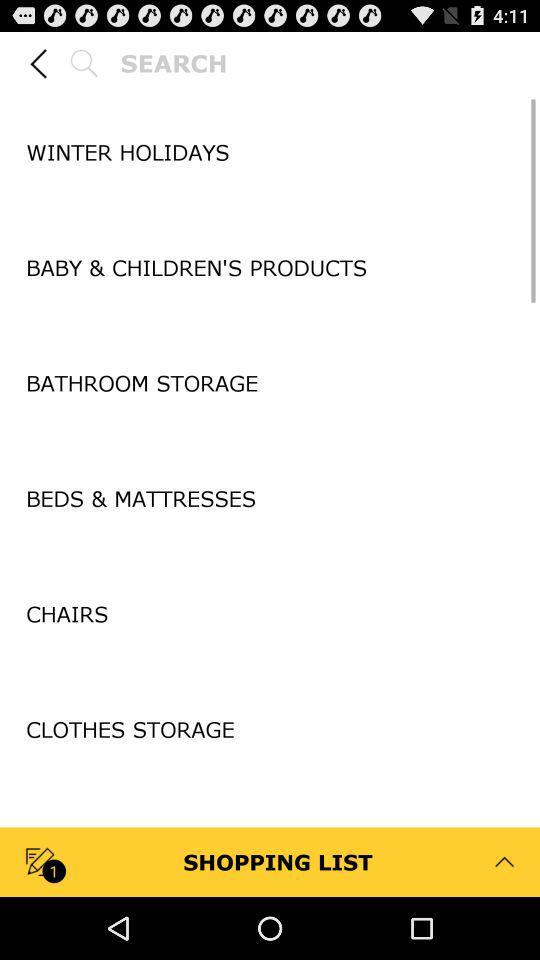  What do you see at coordinates (270, 266) in the screenshot?
I see `the baby children s` at bounding box center [270, 266].